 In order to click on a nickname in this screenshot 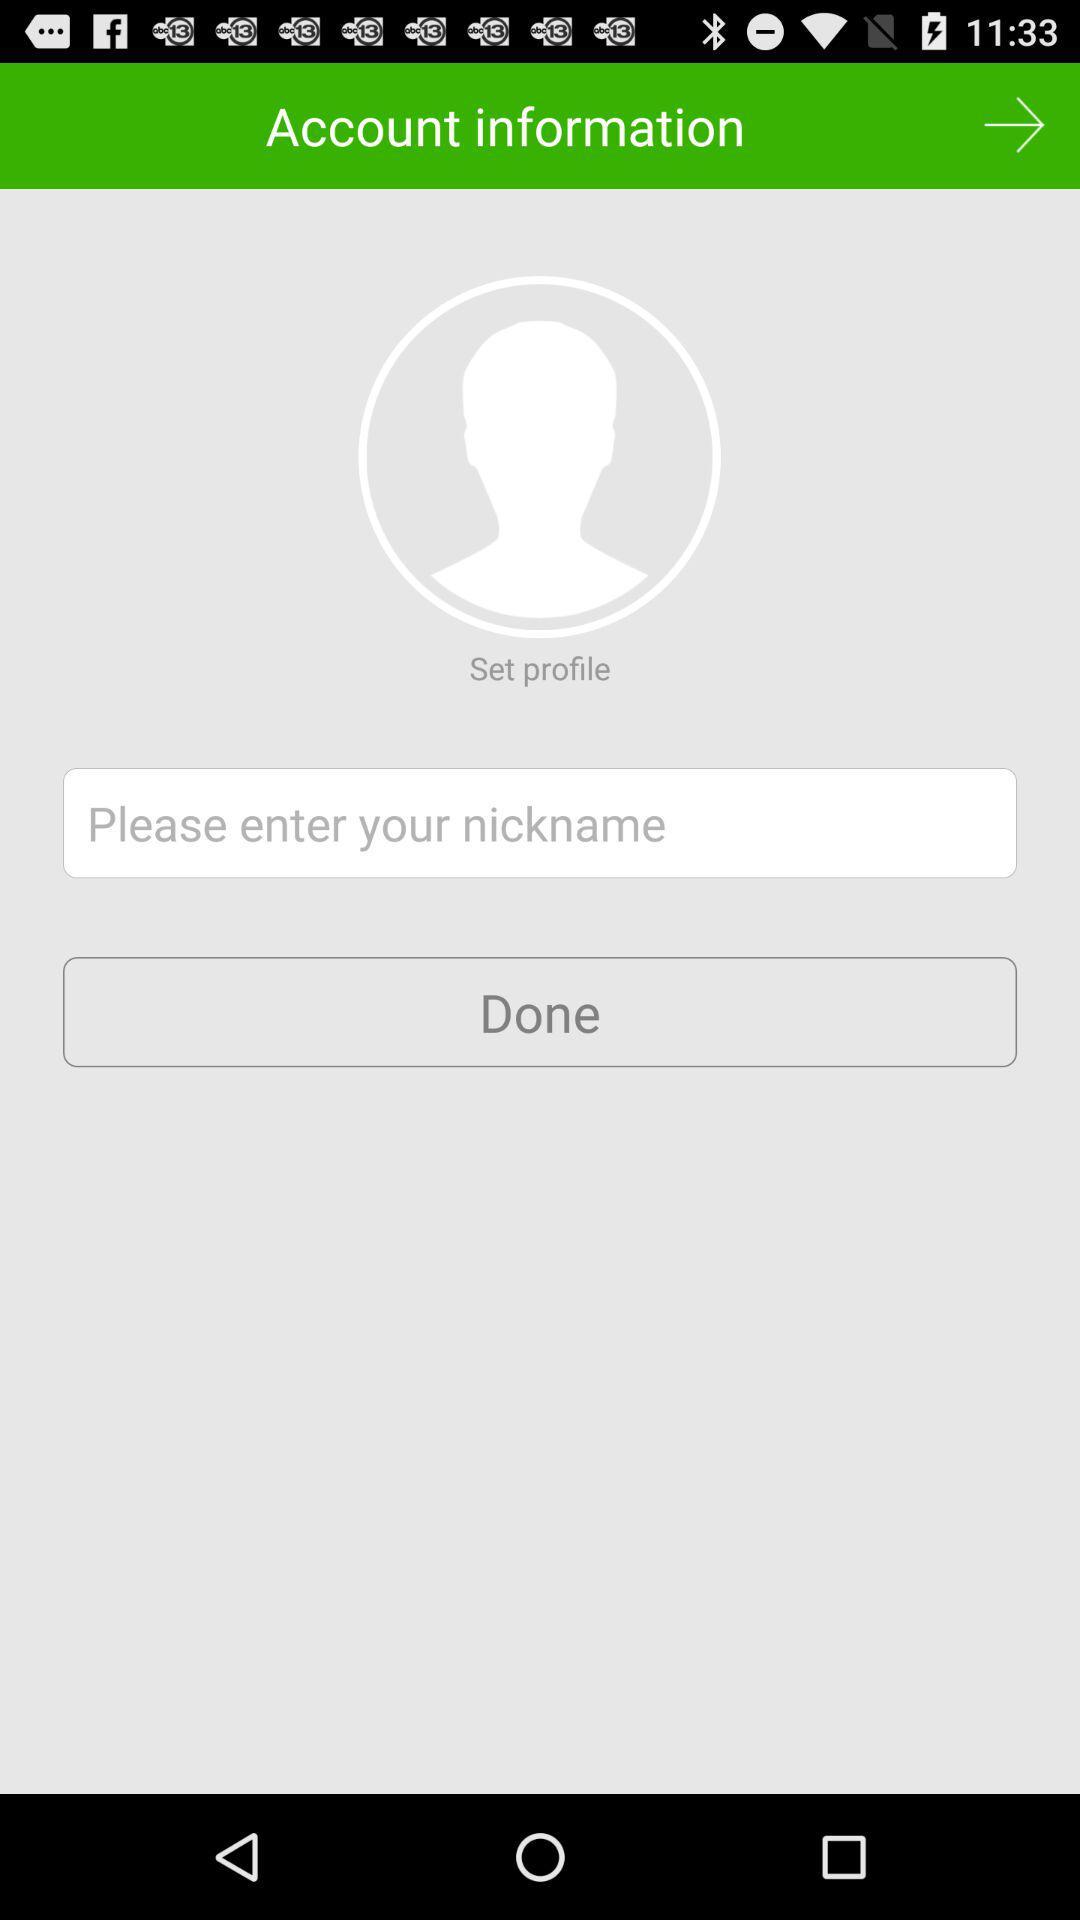, I will do `click(540, 823)`.